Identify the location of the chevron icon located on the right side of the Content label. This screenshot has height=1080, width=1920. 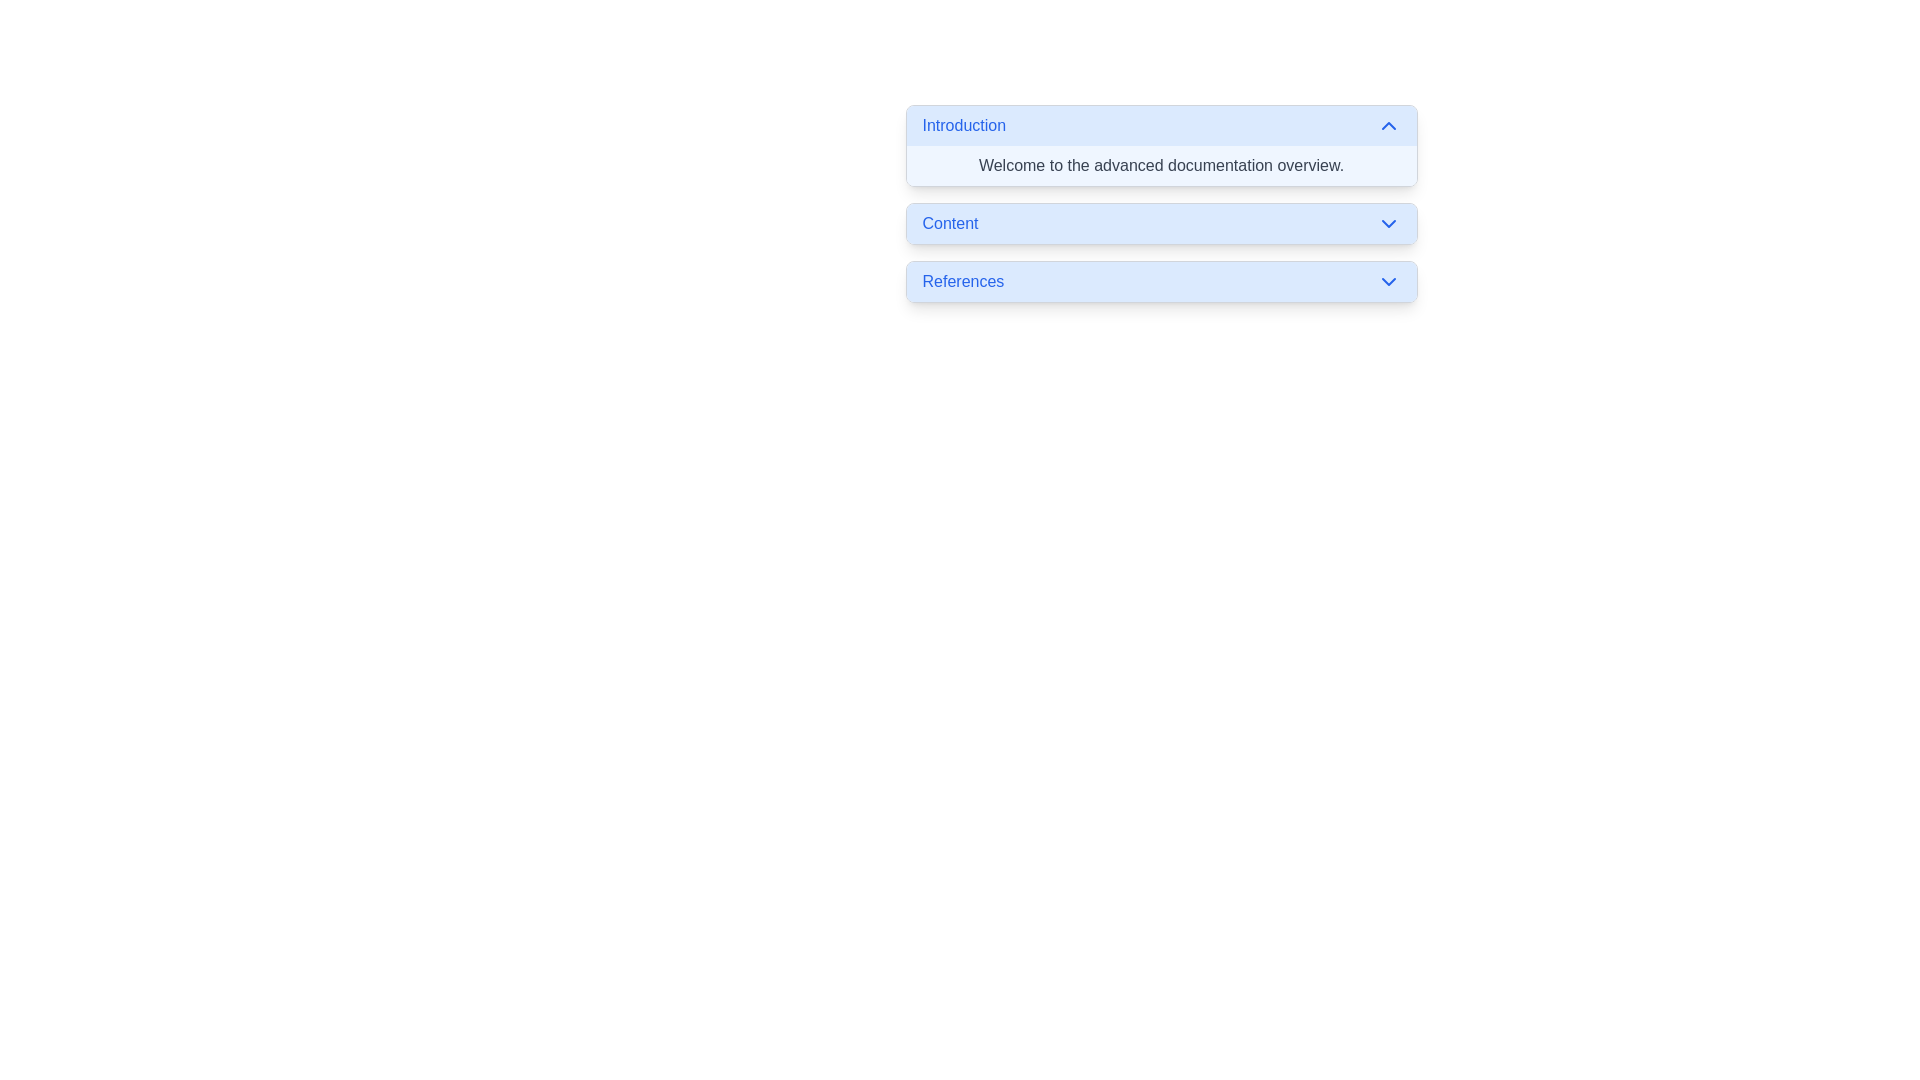
(1387, 223).